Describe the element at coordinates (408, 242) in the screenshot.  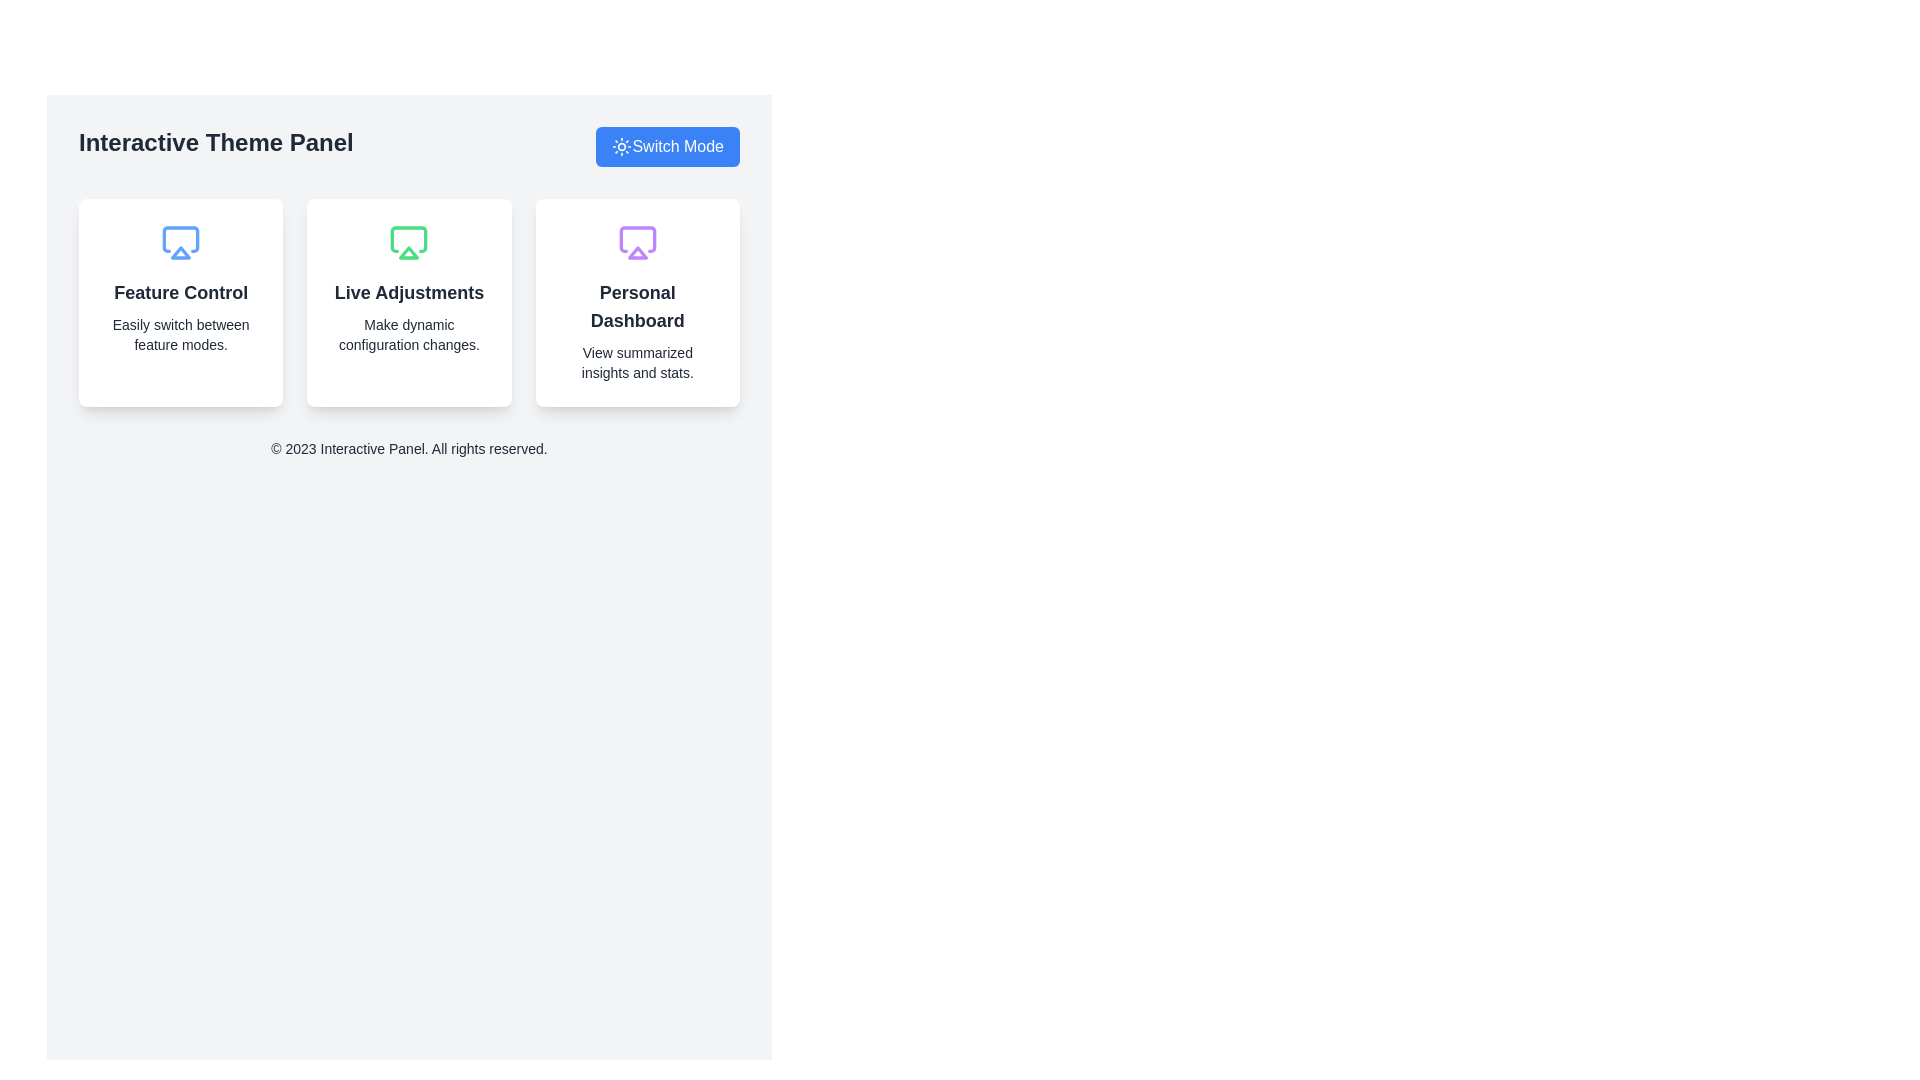
I see `the decorative icon representing the 'Live Adjustments' feature, located at the center top of the middle card in the three-card row layout` at that location.